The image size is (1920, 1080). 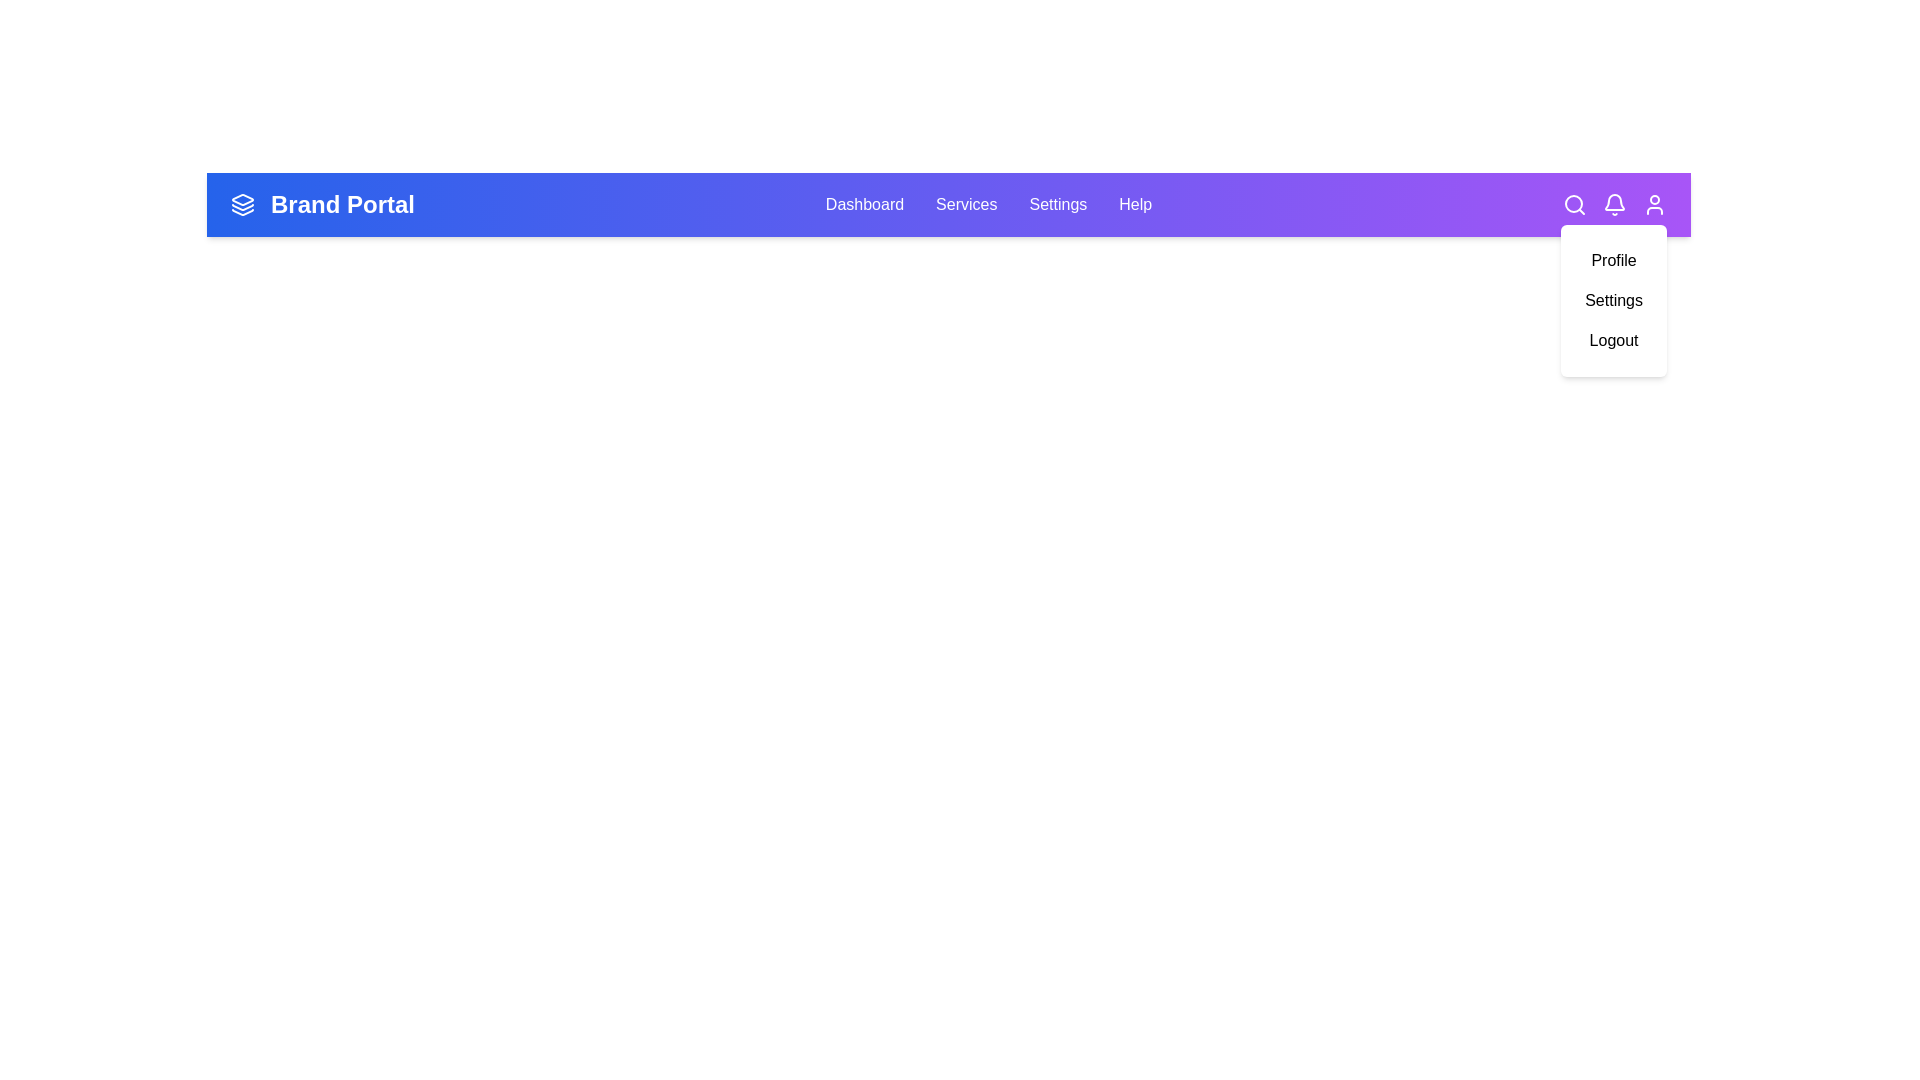 What do you see at coordinates (966, 204) in the screenshot?
I see `the 'Services' hyperlink, which is the second item in the horizontal navigation bar` at bounding box center [966, 204].